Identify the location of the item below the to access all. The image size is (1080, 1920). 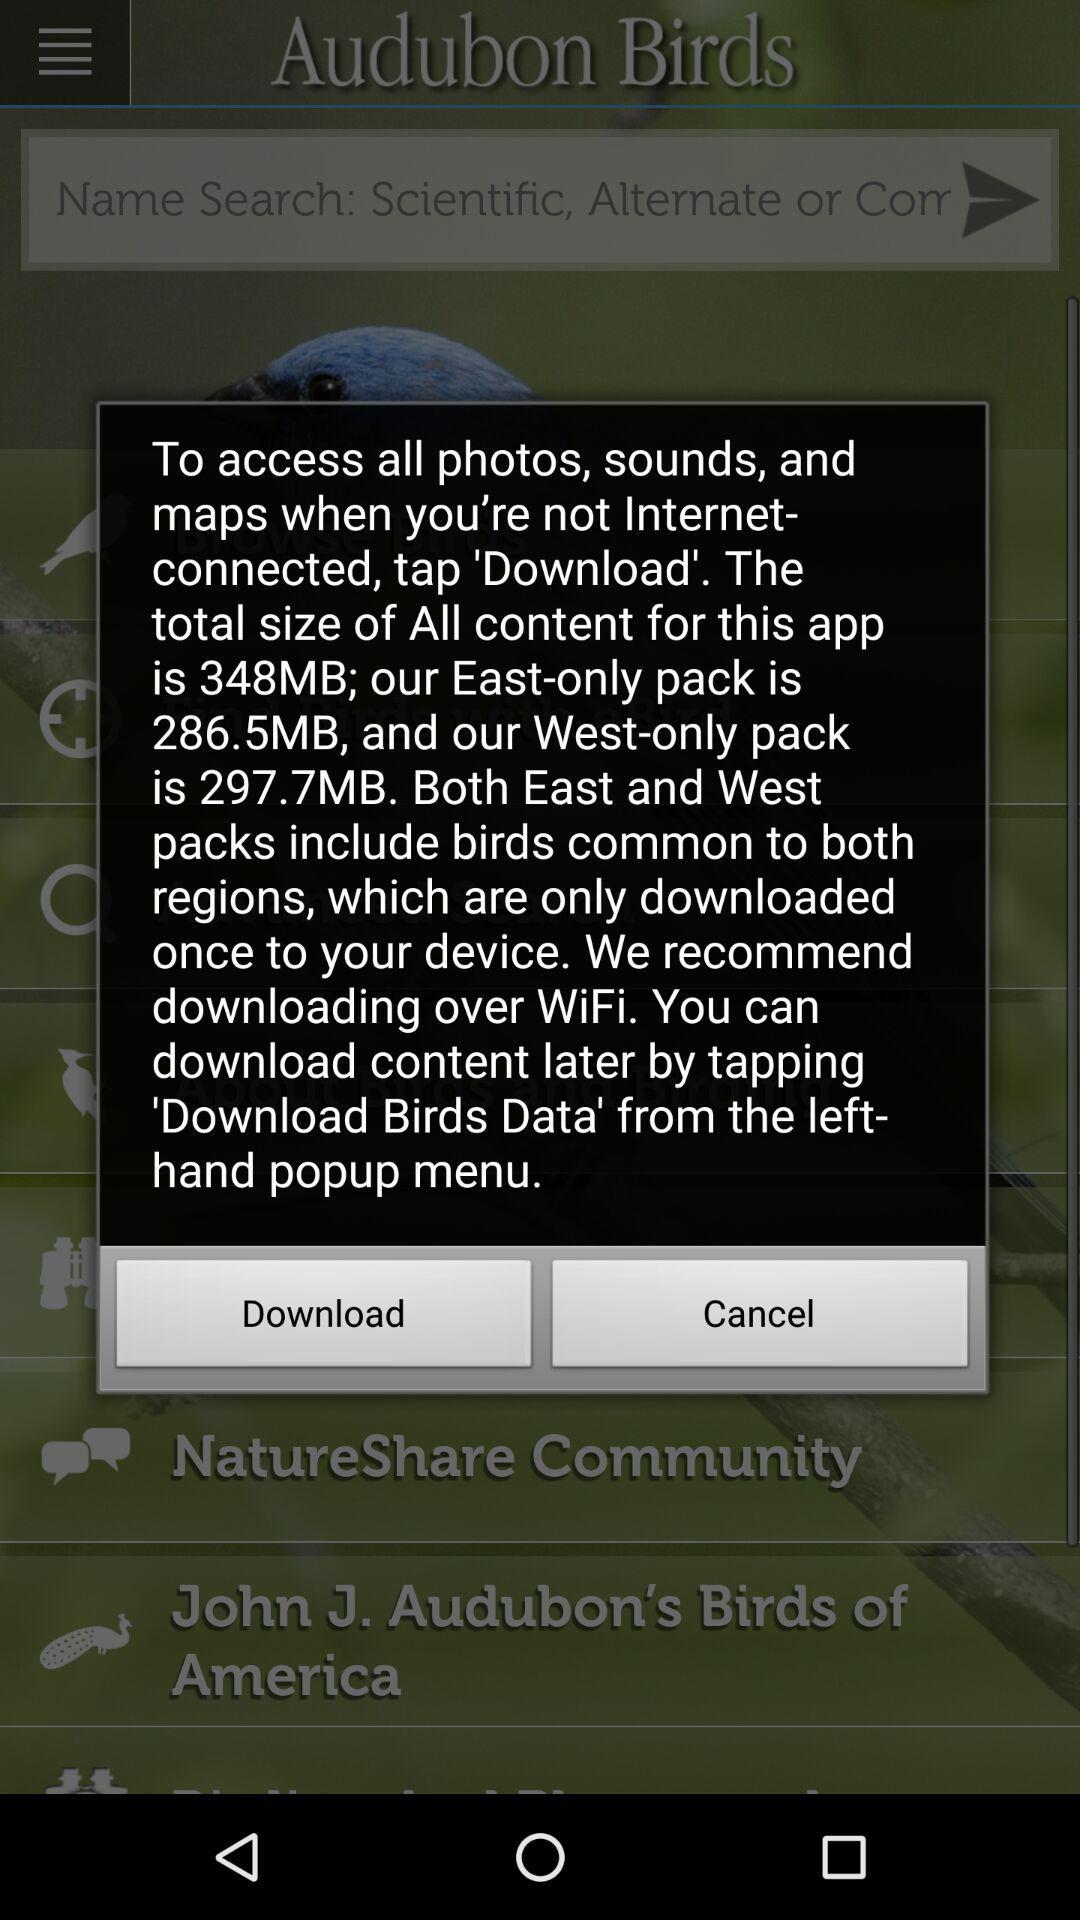
(760, 1319).